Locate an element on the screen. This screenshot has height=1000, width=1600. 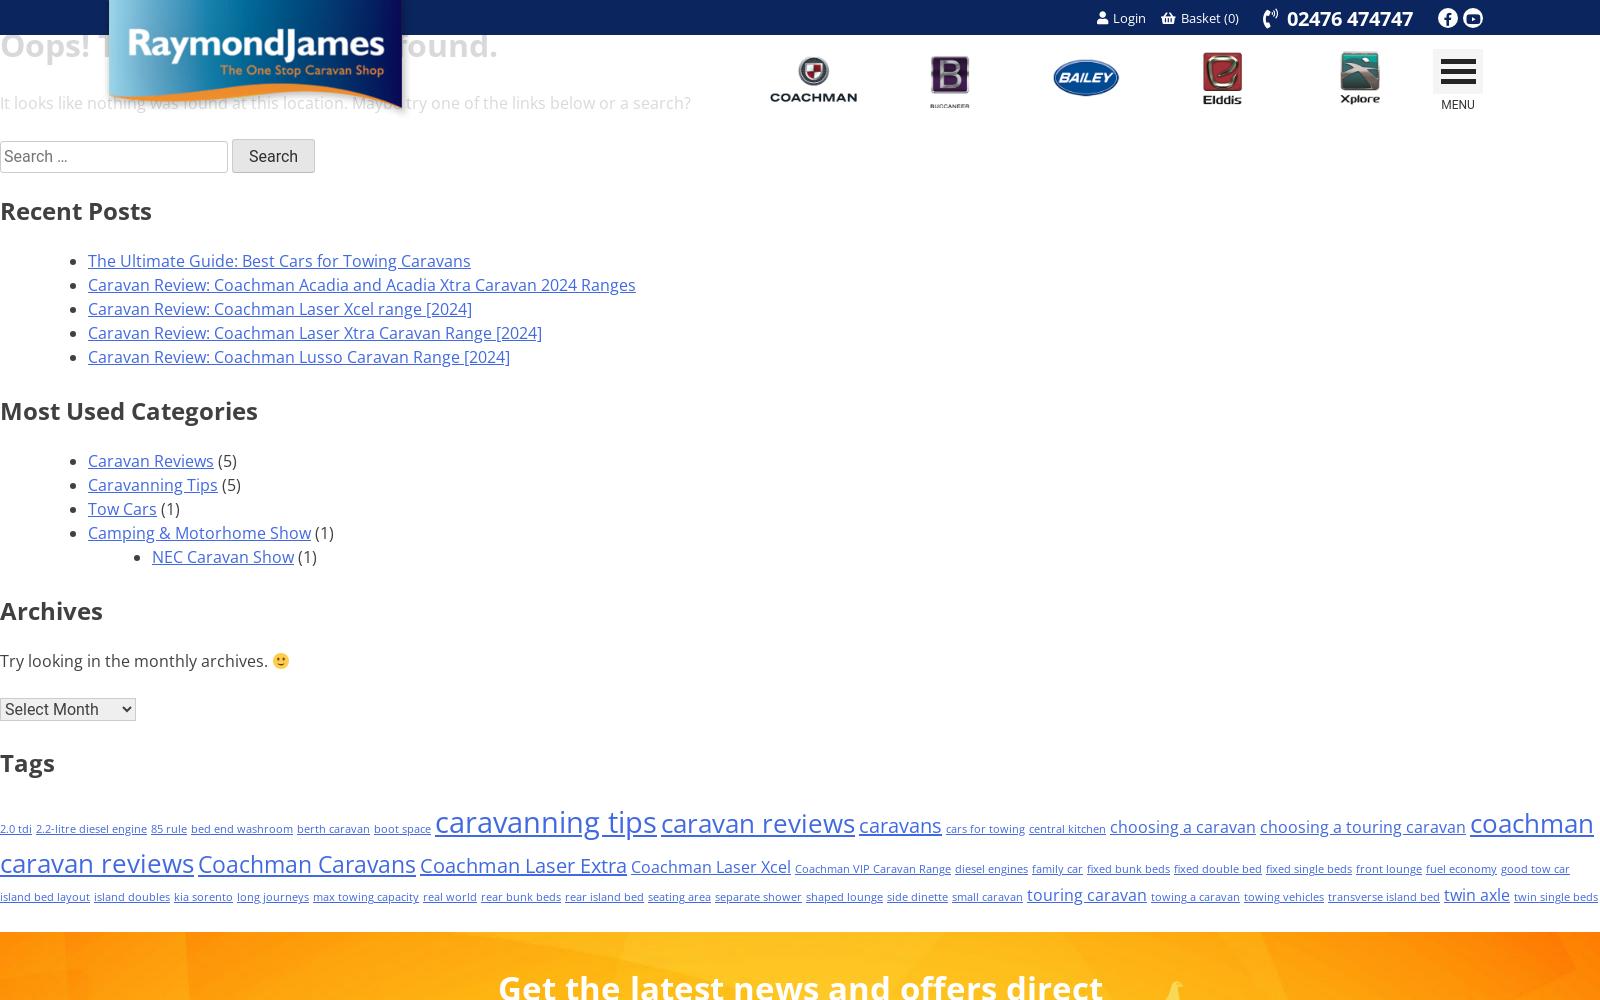
'cars for towing' is located at coordinates (984, 828).